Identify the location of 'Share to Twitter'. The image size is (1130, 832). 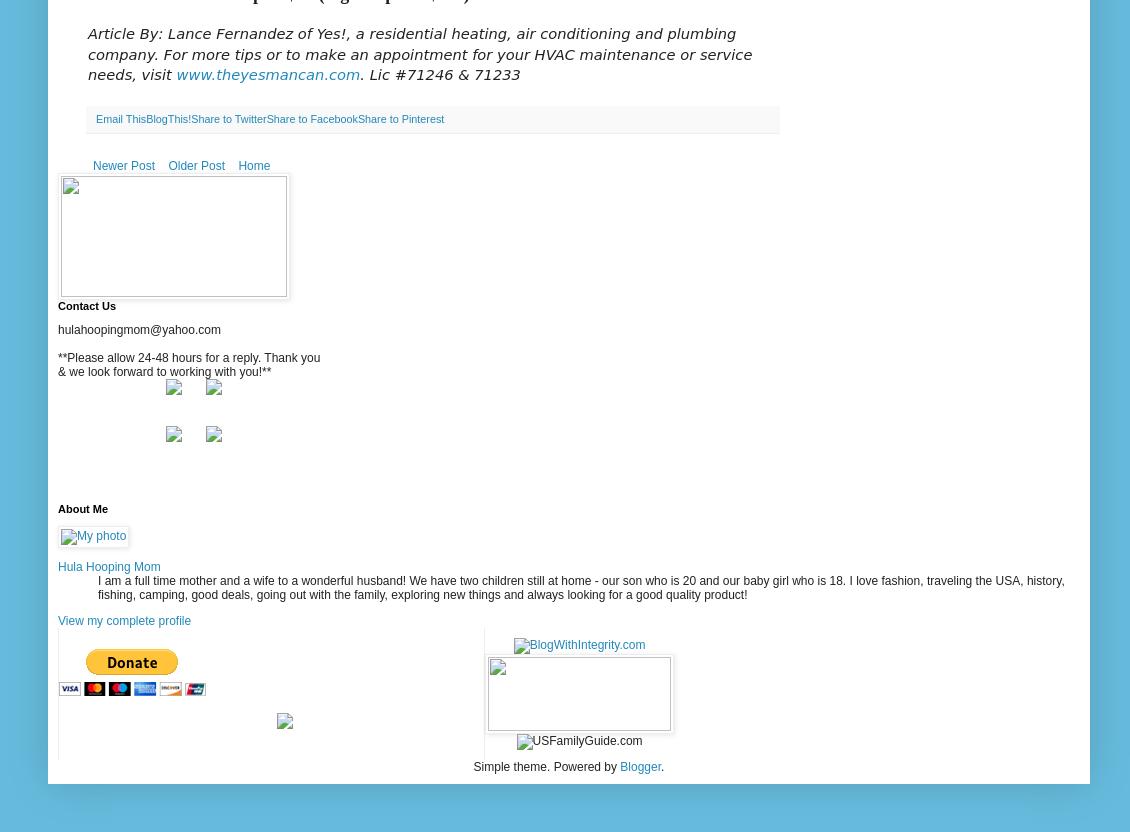
(227, 118).